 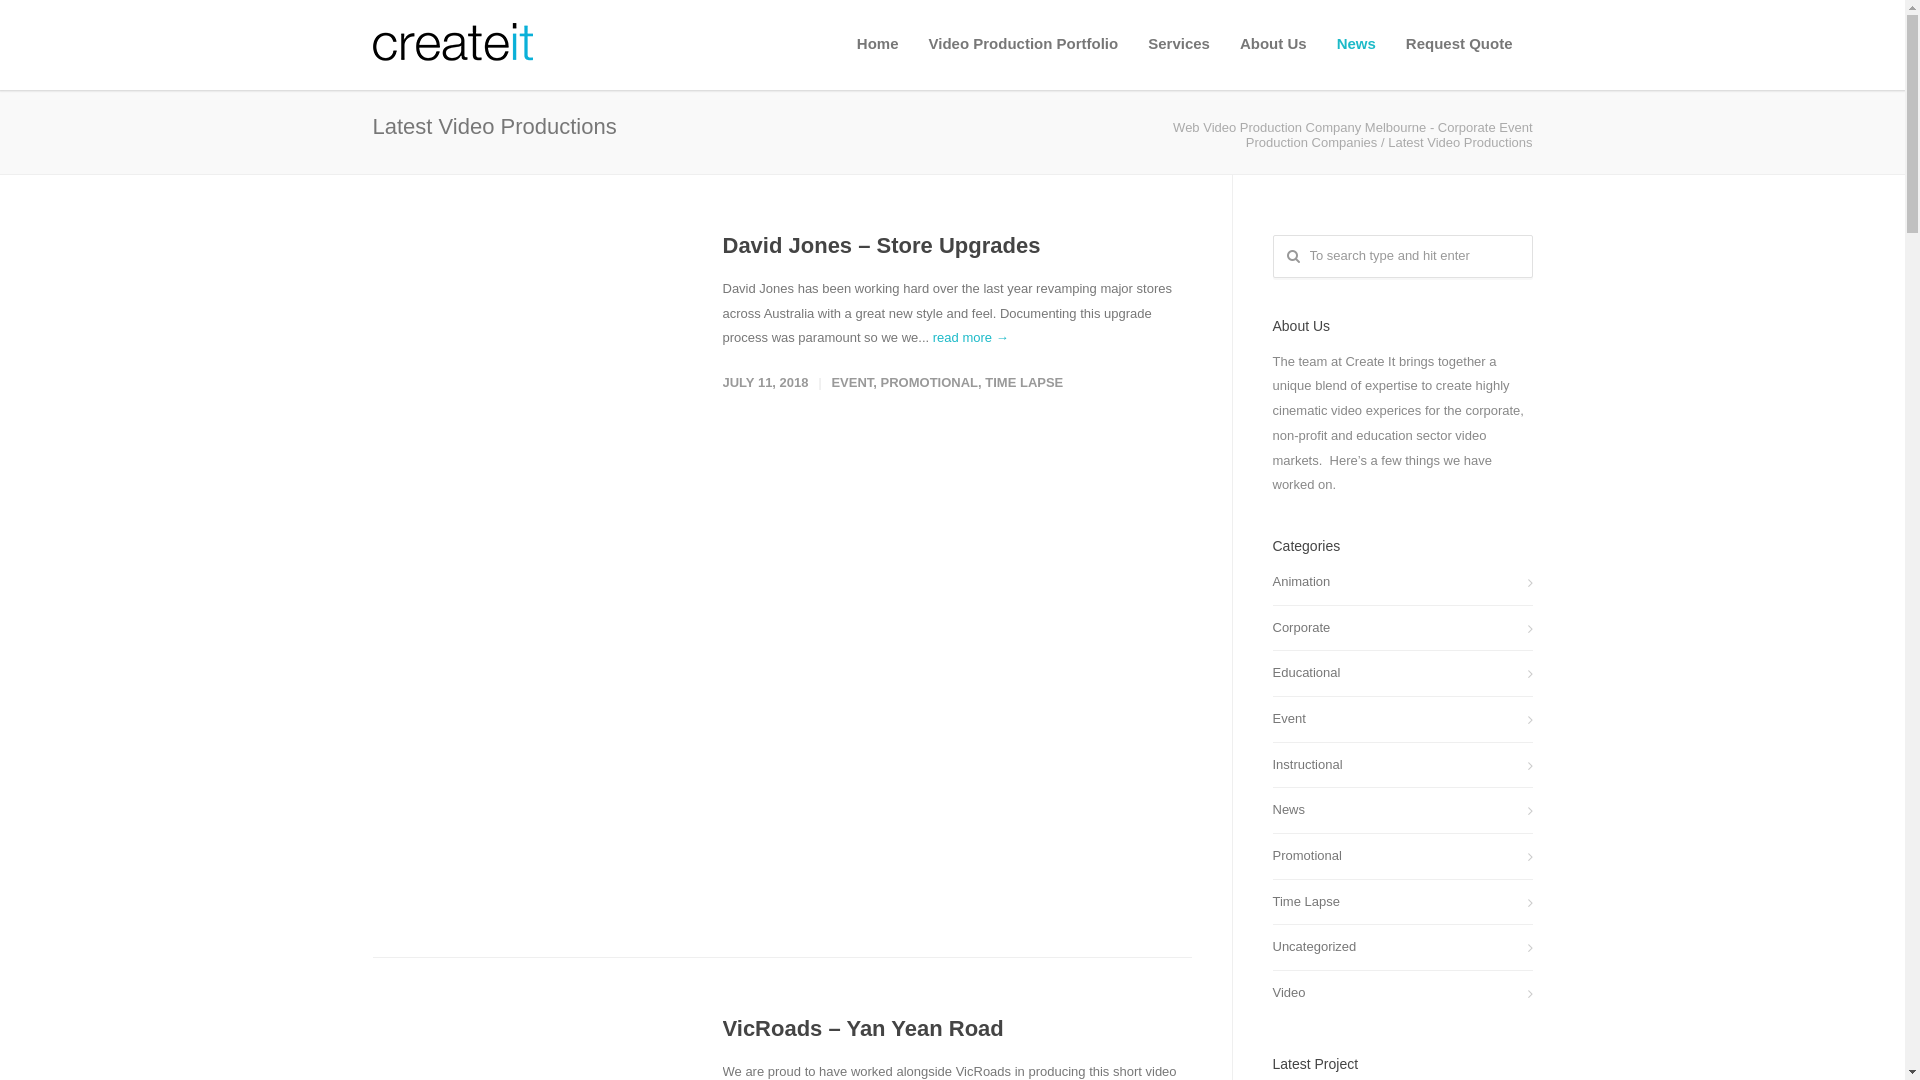 I want to click on 'About Us', so click(x=1272, y=43).